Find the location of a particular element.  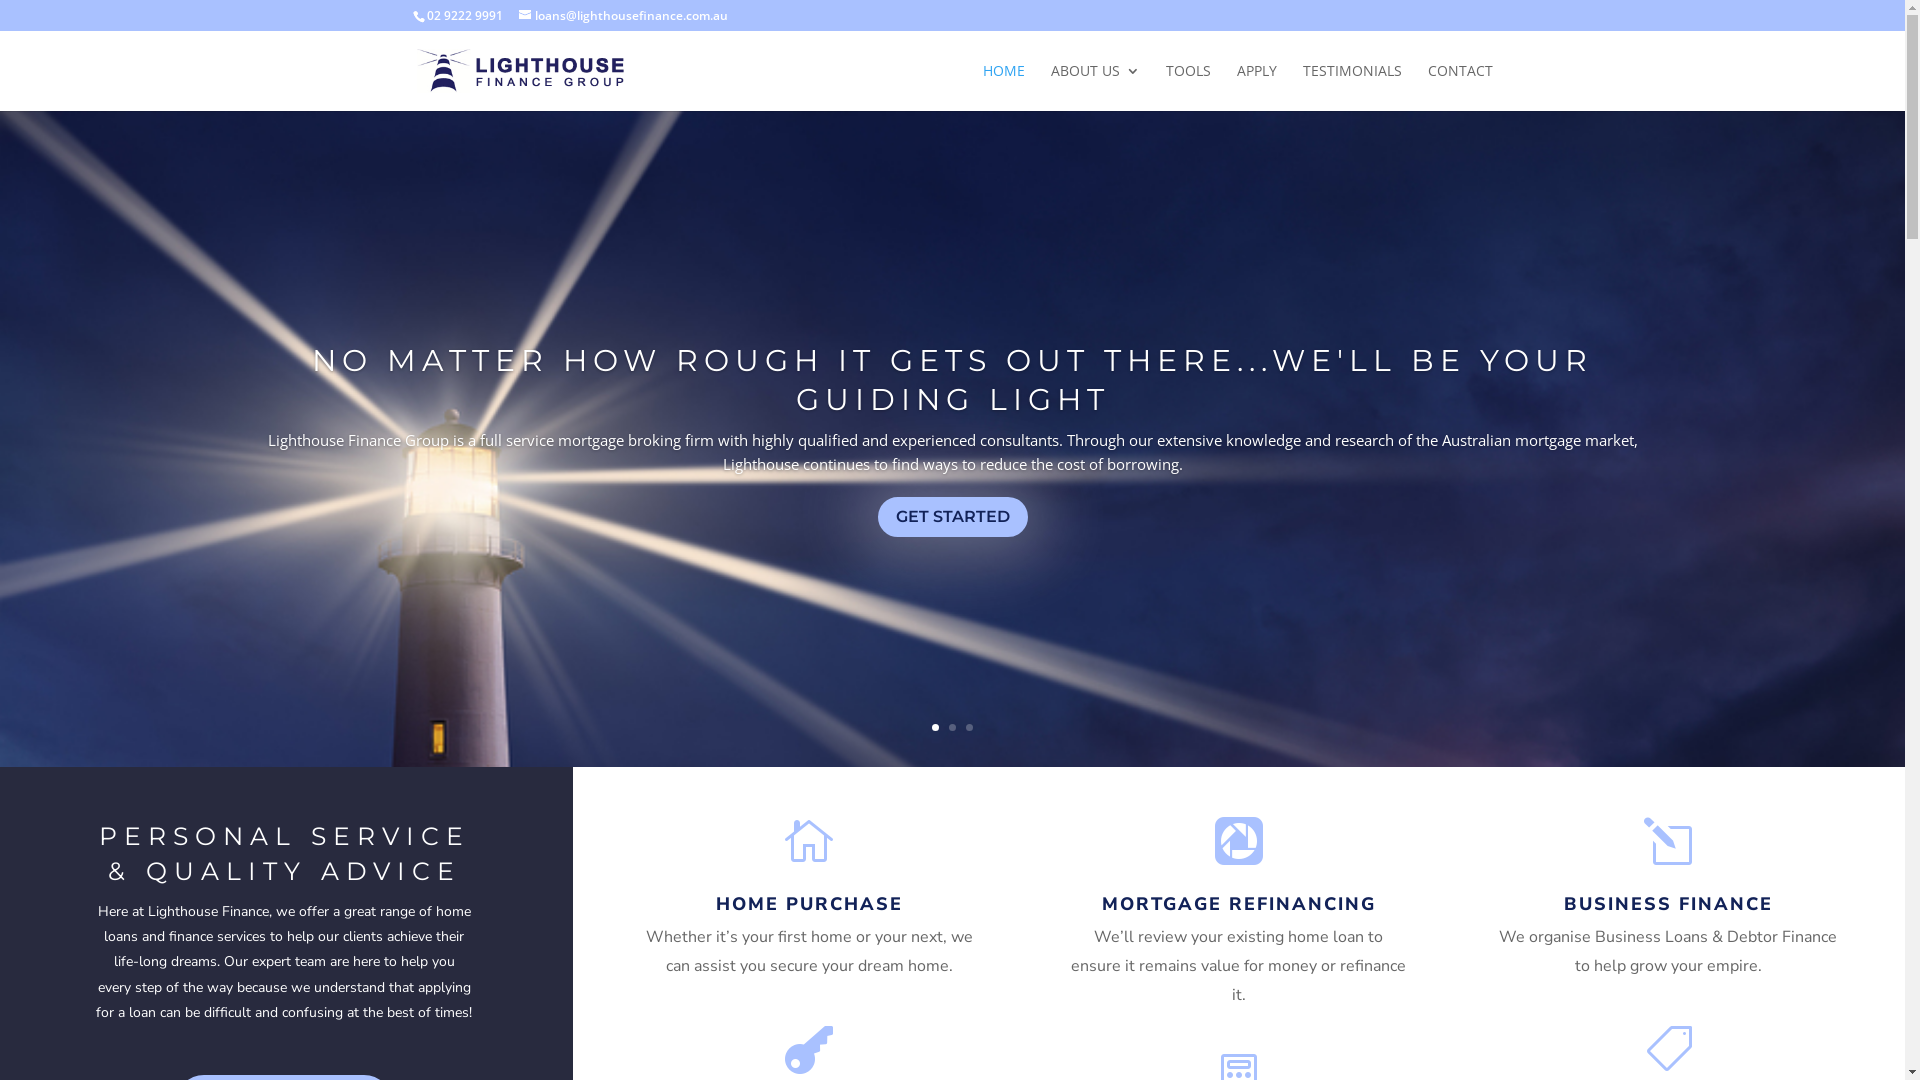

'GET STARTED' is located at coordinates (878, 516).